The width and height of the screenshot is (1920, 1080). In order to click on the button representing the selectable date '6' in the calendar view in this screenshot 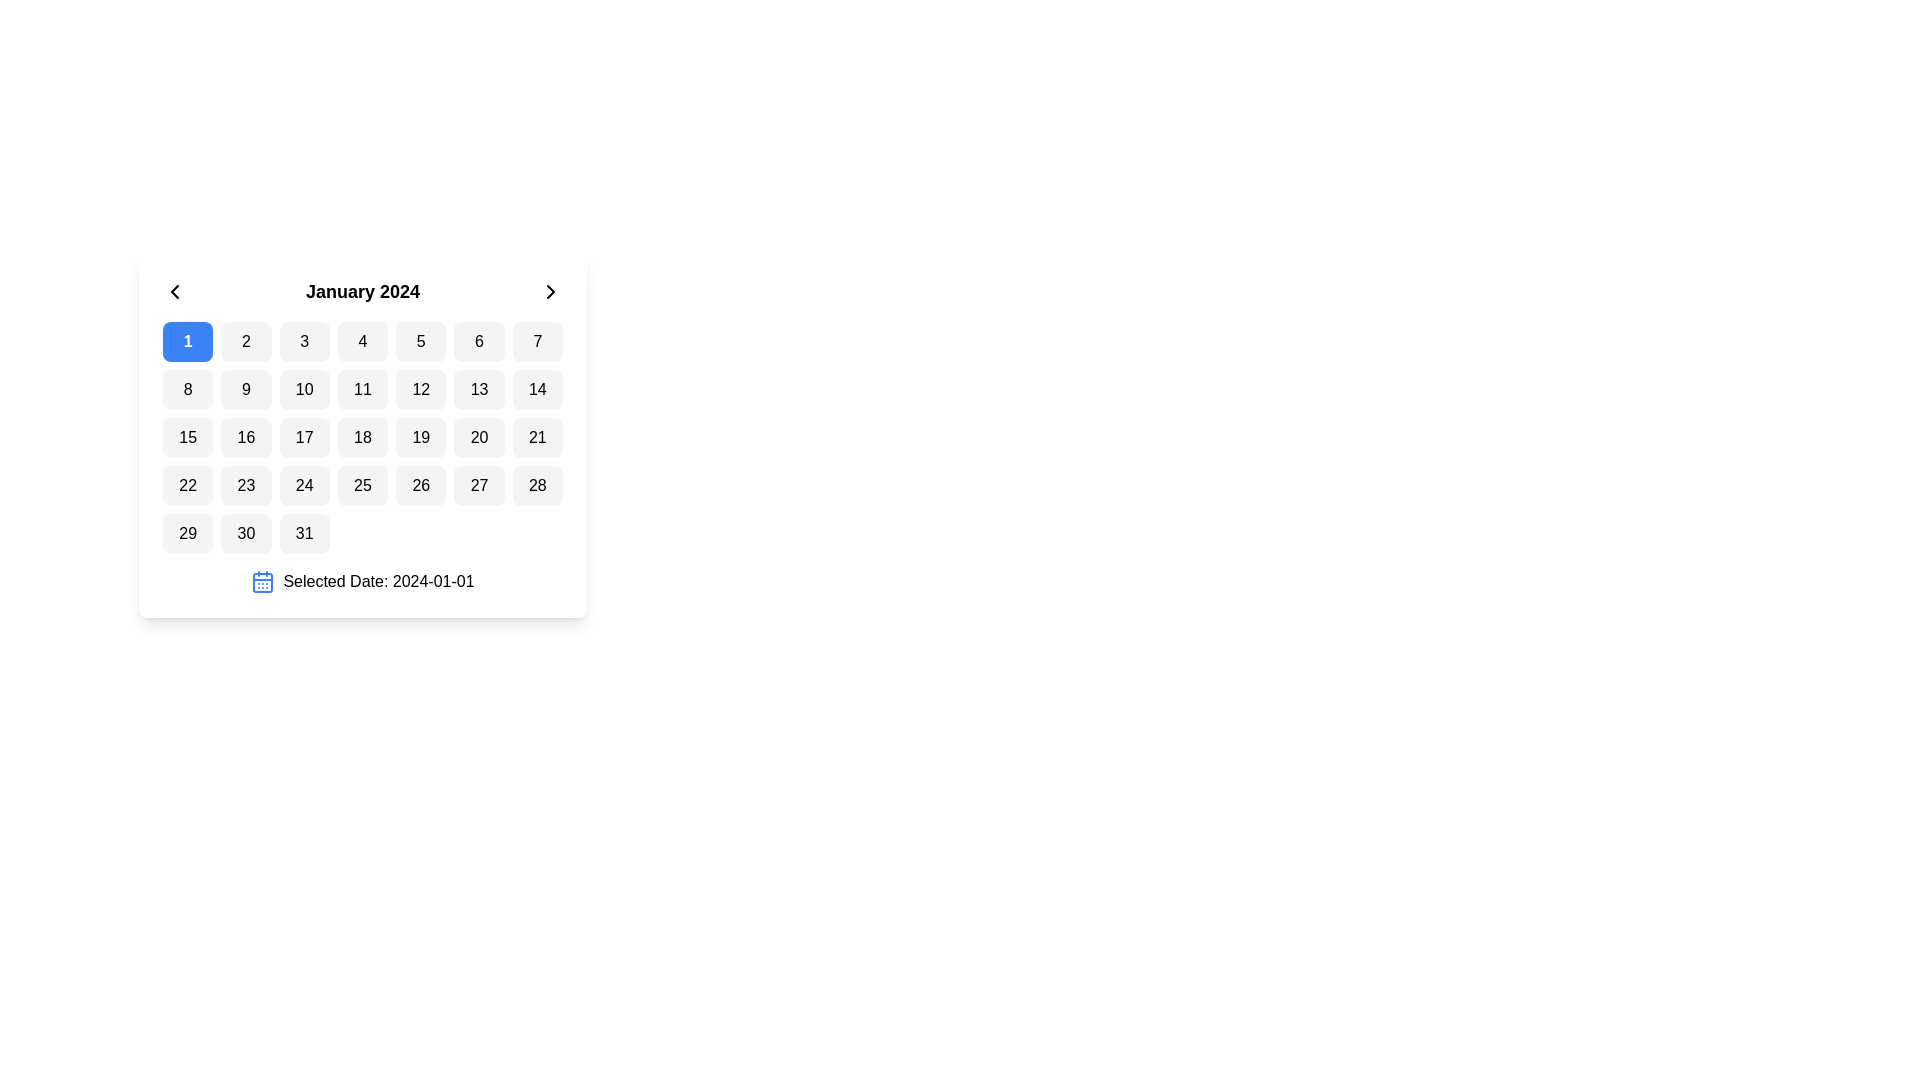, I will do `click(478, 341)`.